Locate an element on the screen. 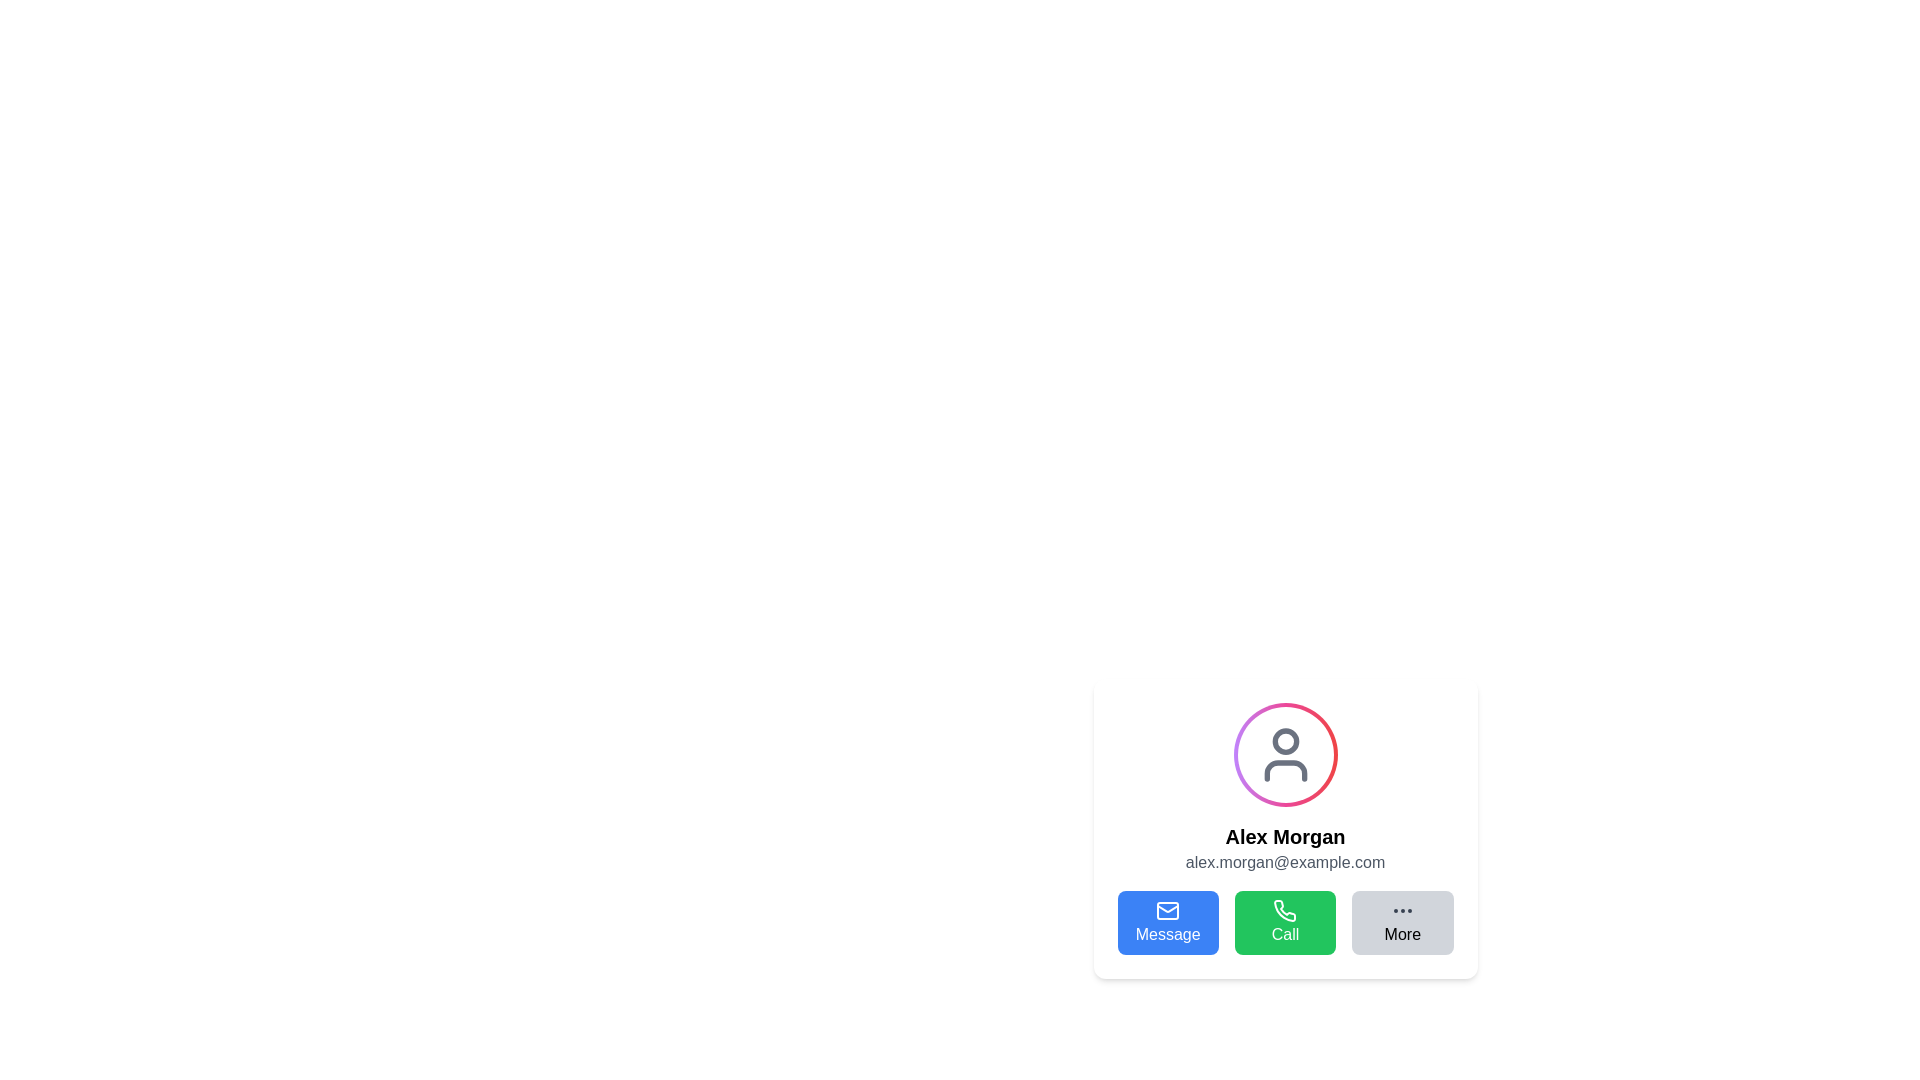 This screenshot has width=1920, height=1080. the Profile Image Placeholder, which is a circular icon with a gradient border and a gray user silhouette centered within it, located at the top center of the user card is located at coordinates (1285, 755).